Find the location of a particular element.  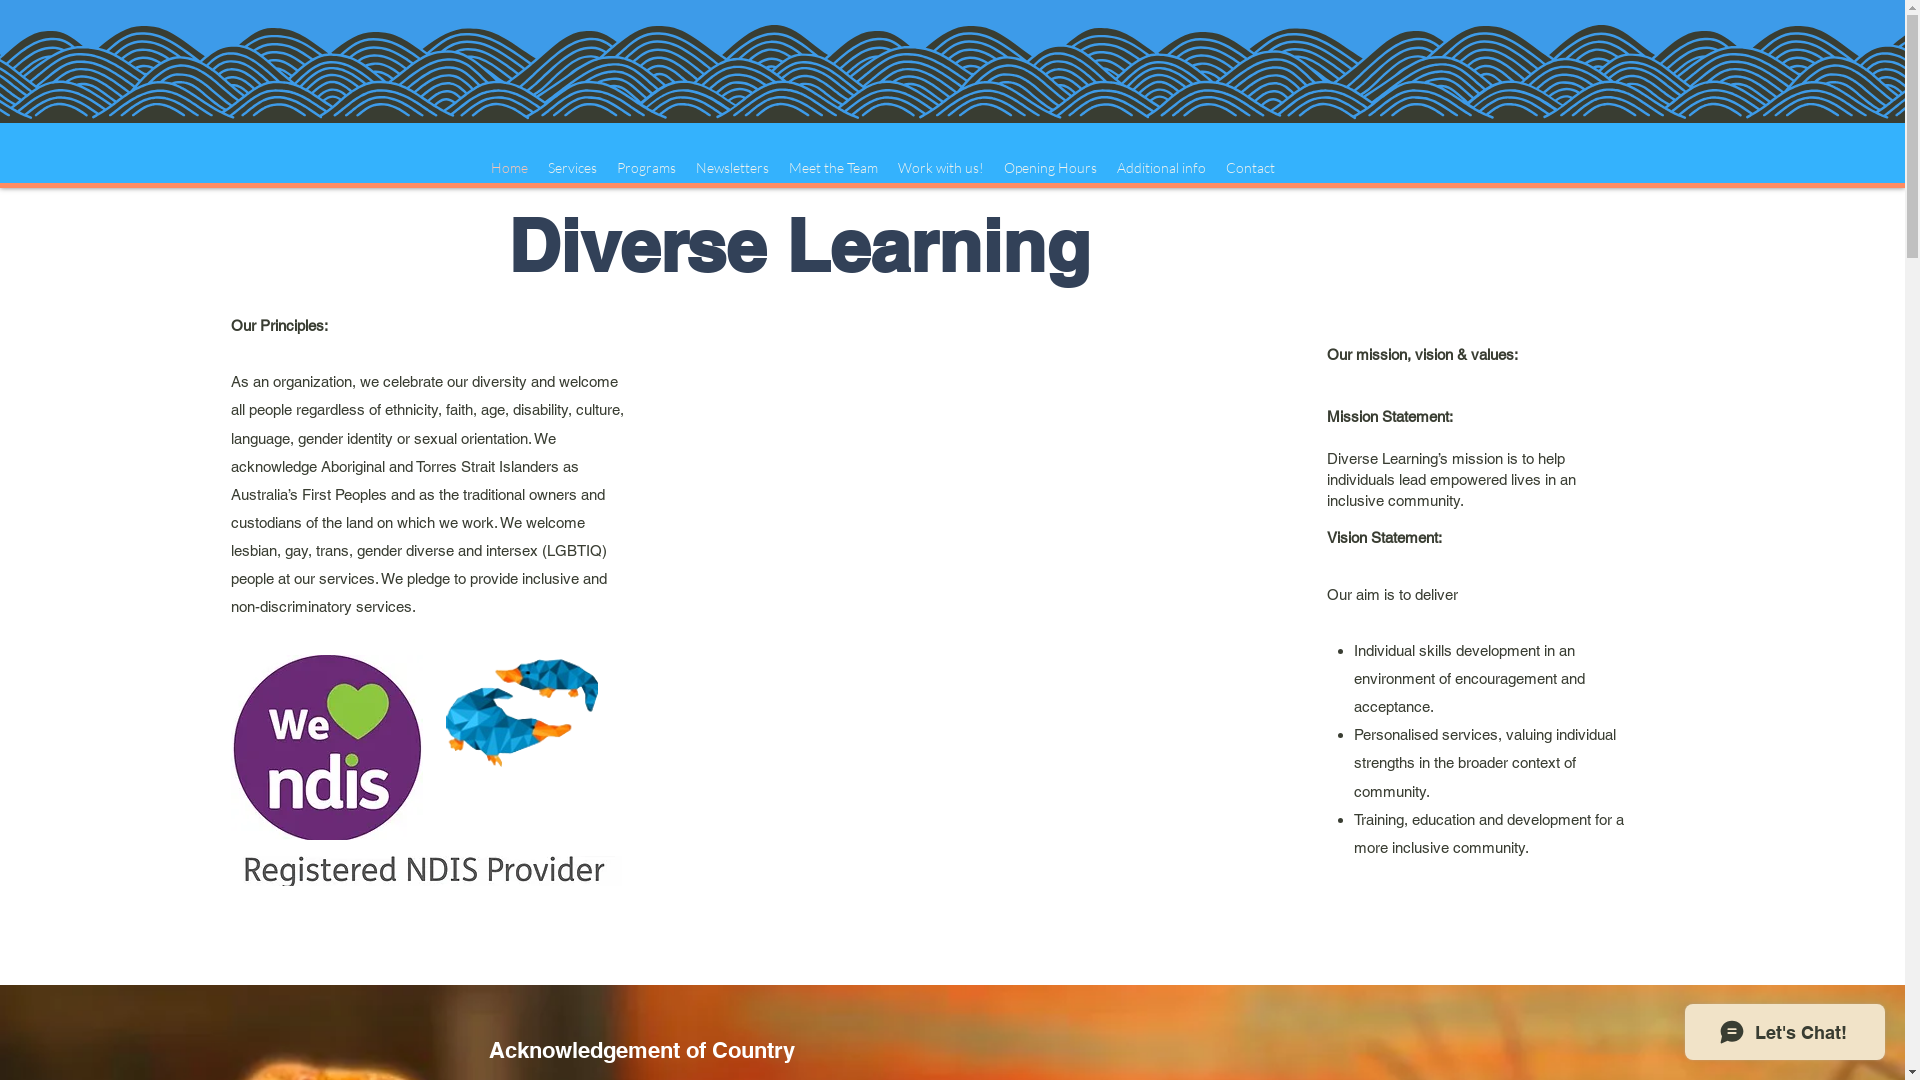

'Opening Hours' is located at coordinates (1049, 167).